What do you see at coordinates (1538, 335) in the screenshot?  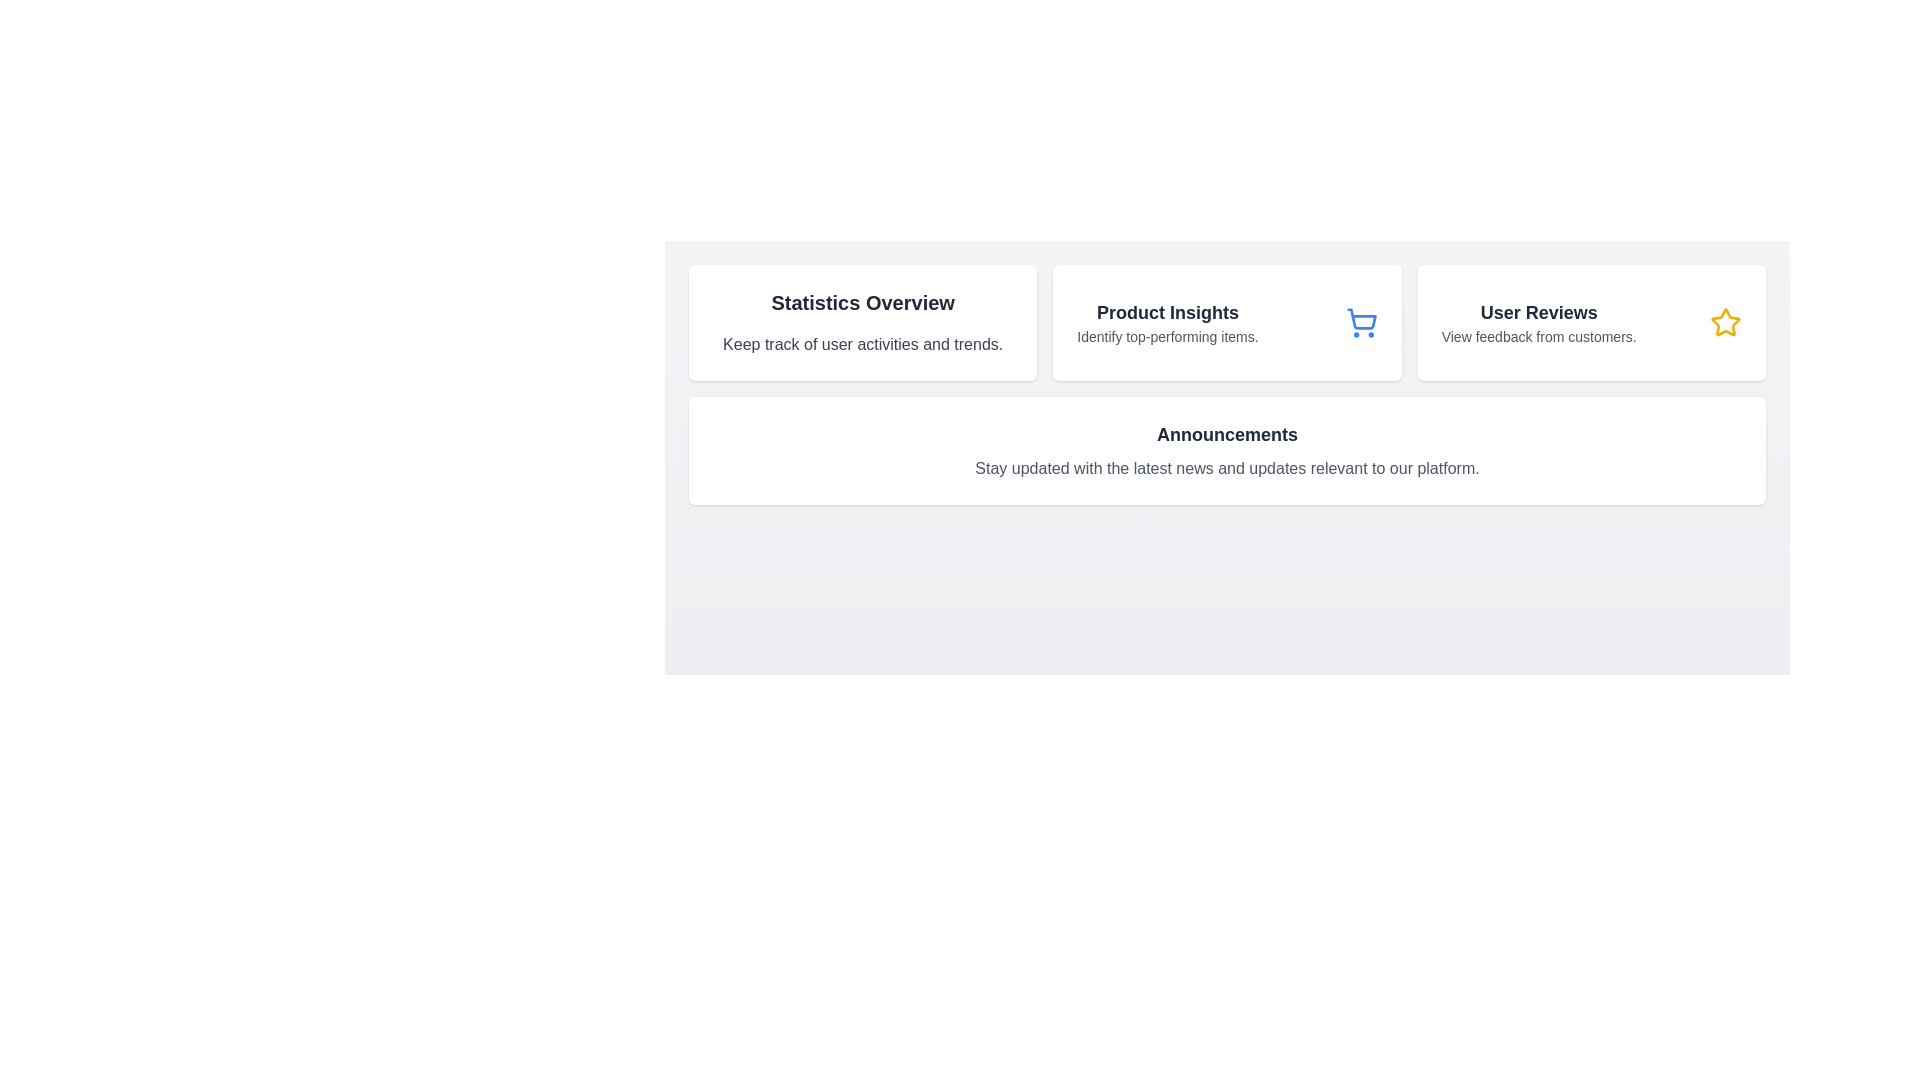 I see `the supplementary description text located directly below the 'User Reviews' heading in the top-right card layout` at bounding box center [1538, 335].